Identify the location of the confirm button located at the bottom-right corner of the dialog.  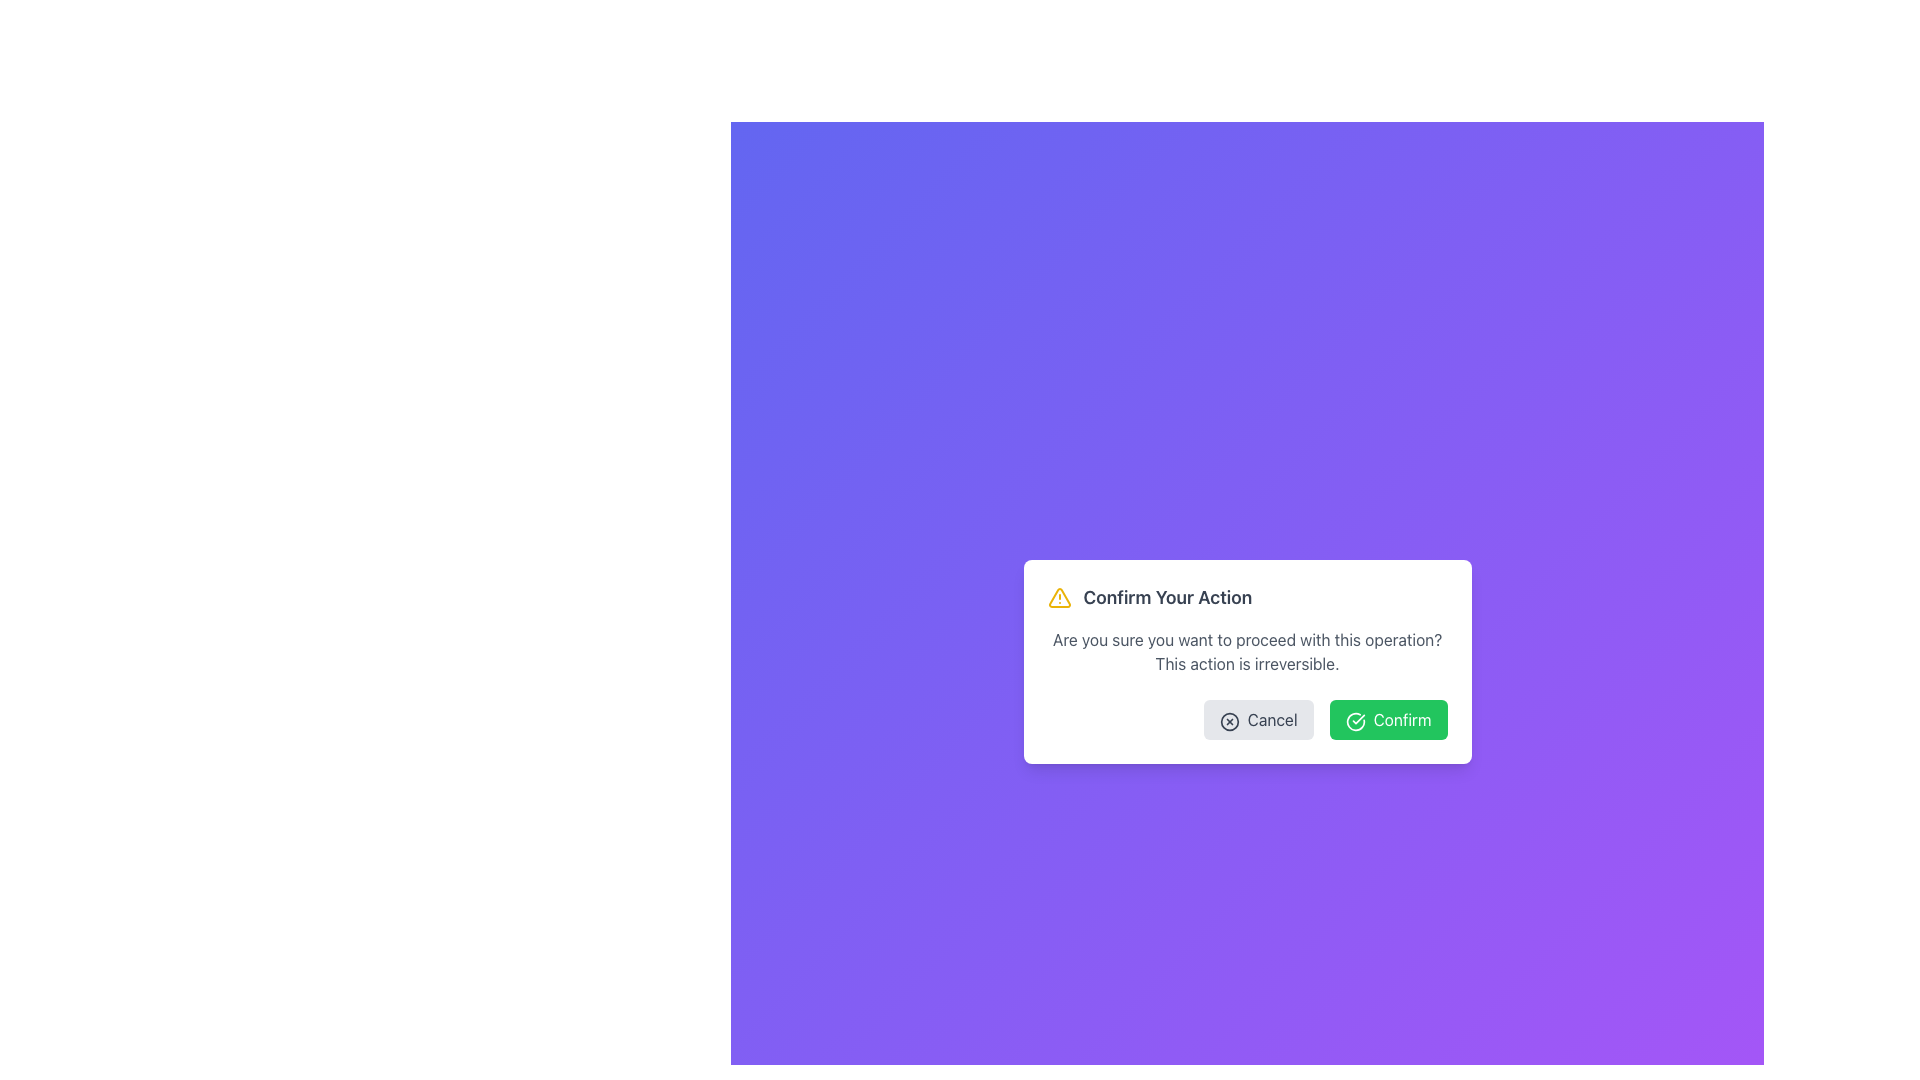
(1387, 720).